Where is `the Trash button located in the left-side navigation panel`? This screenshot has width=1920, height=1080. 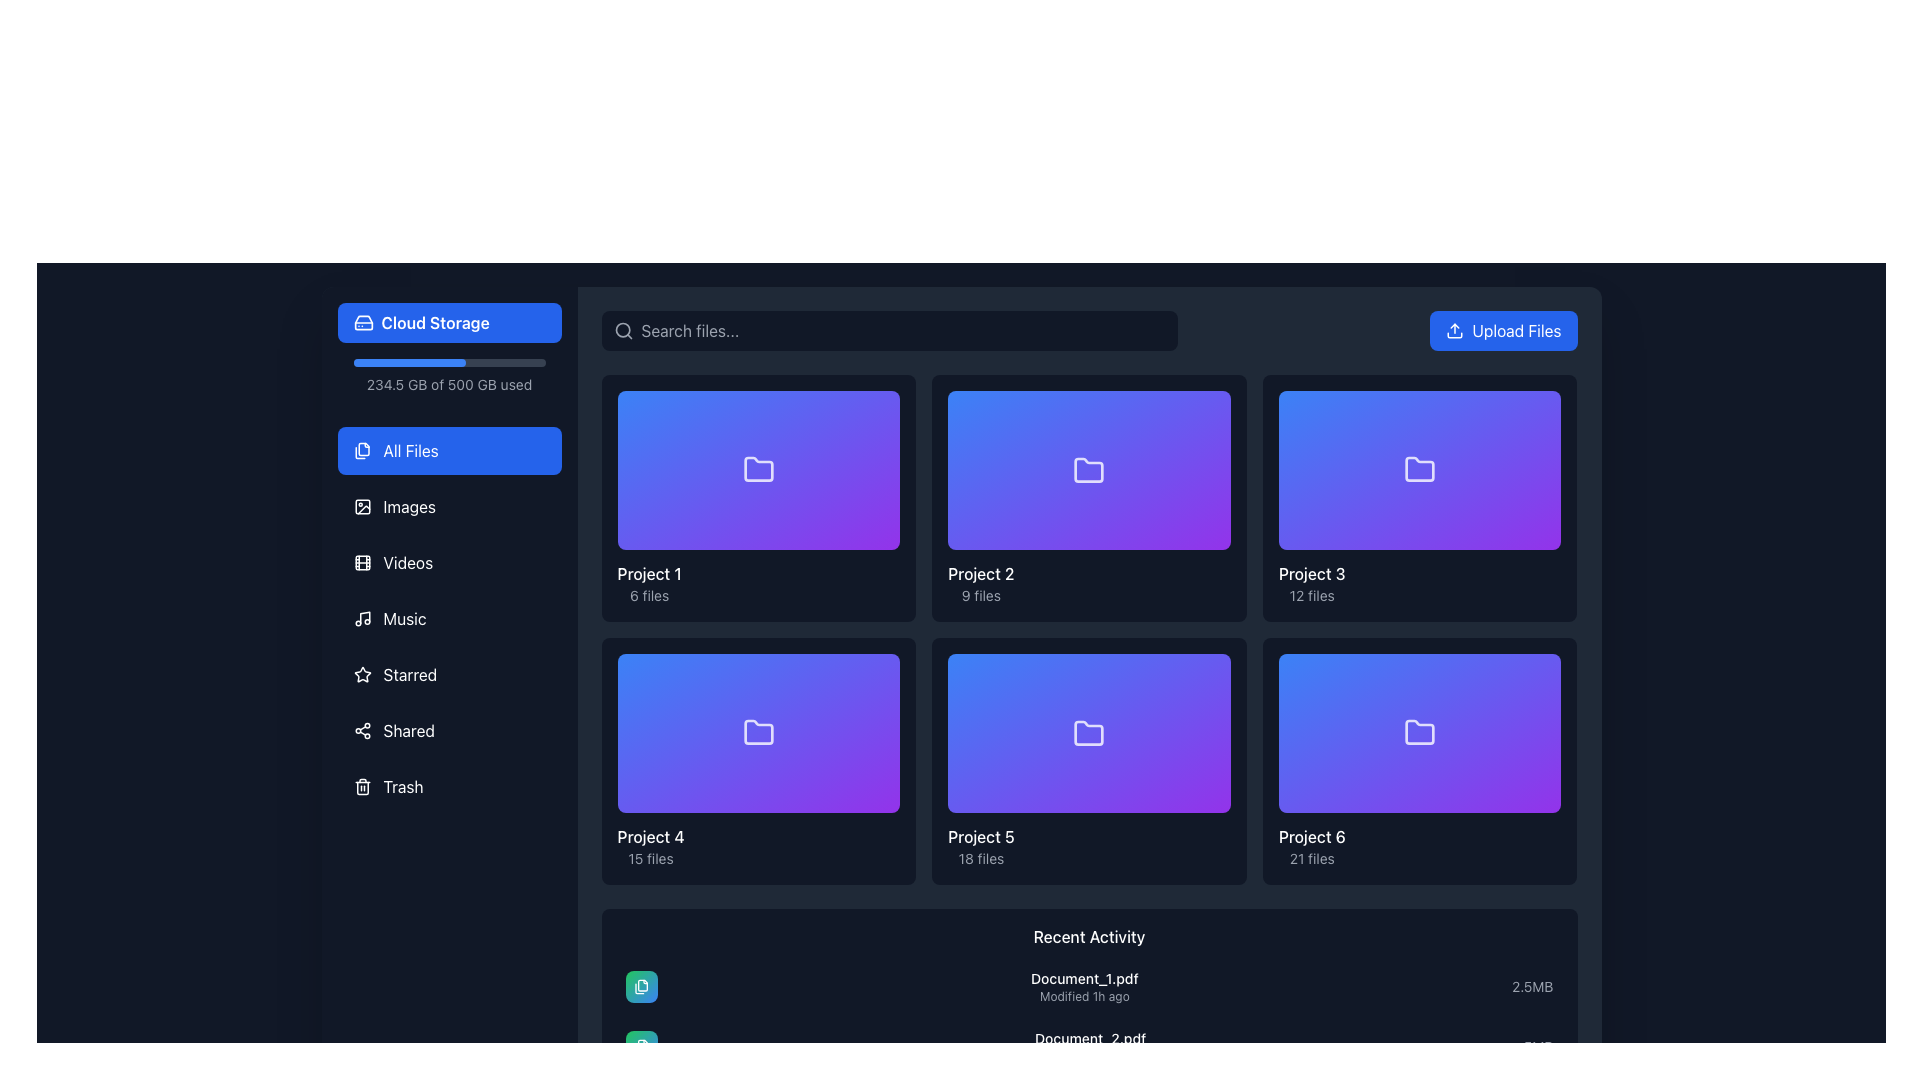 the Trash button located in the left-side navigation panel is located at coordinates (448, 785).